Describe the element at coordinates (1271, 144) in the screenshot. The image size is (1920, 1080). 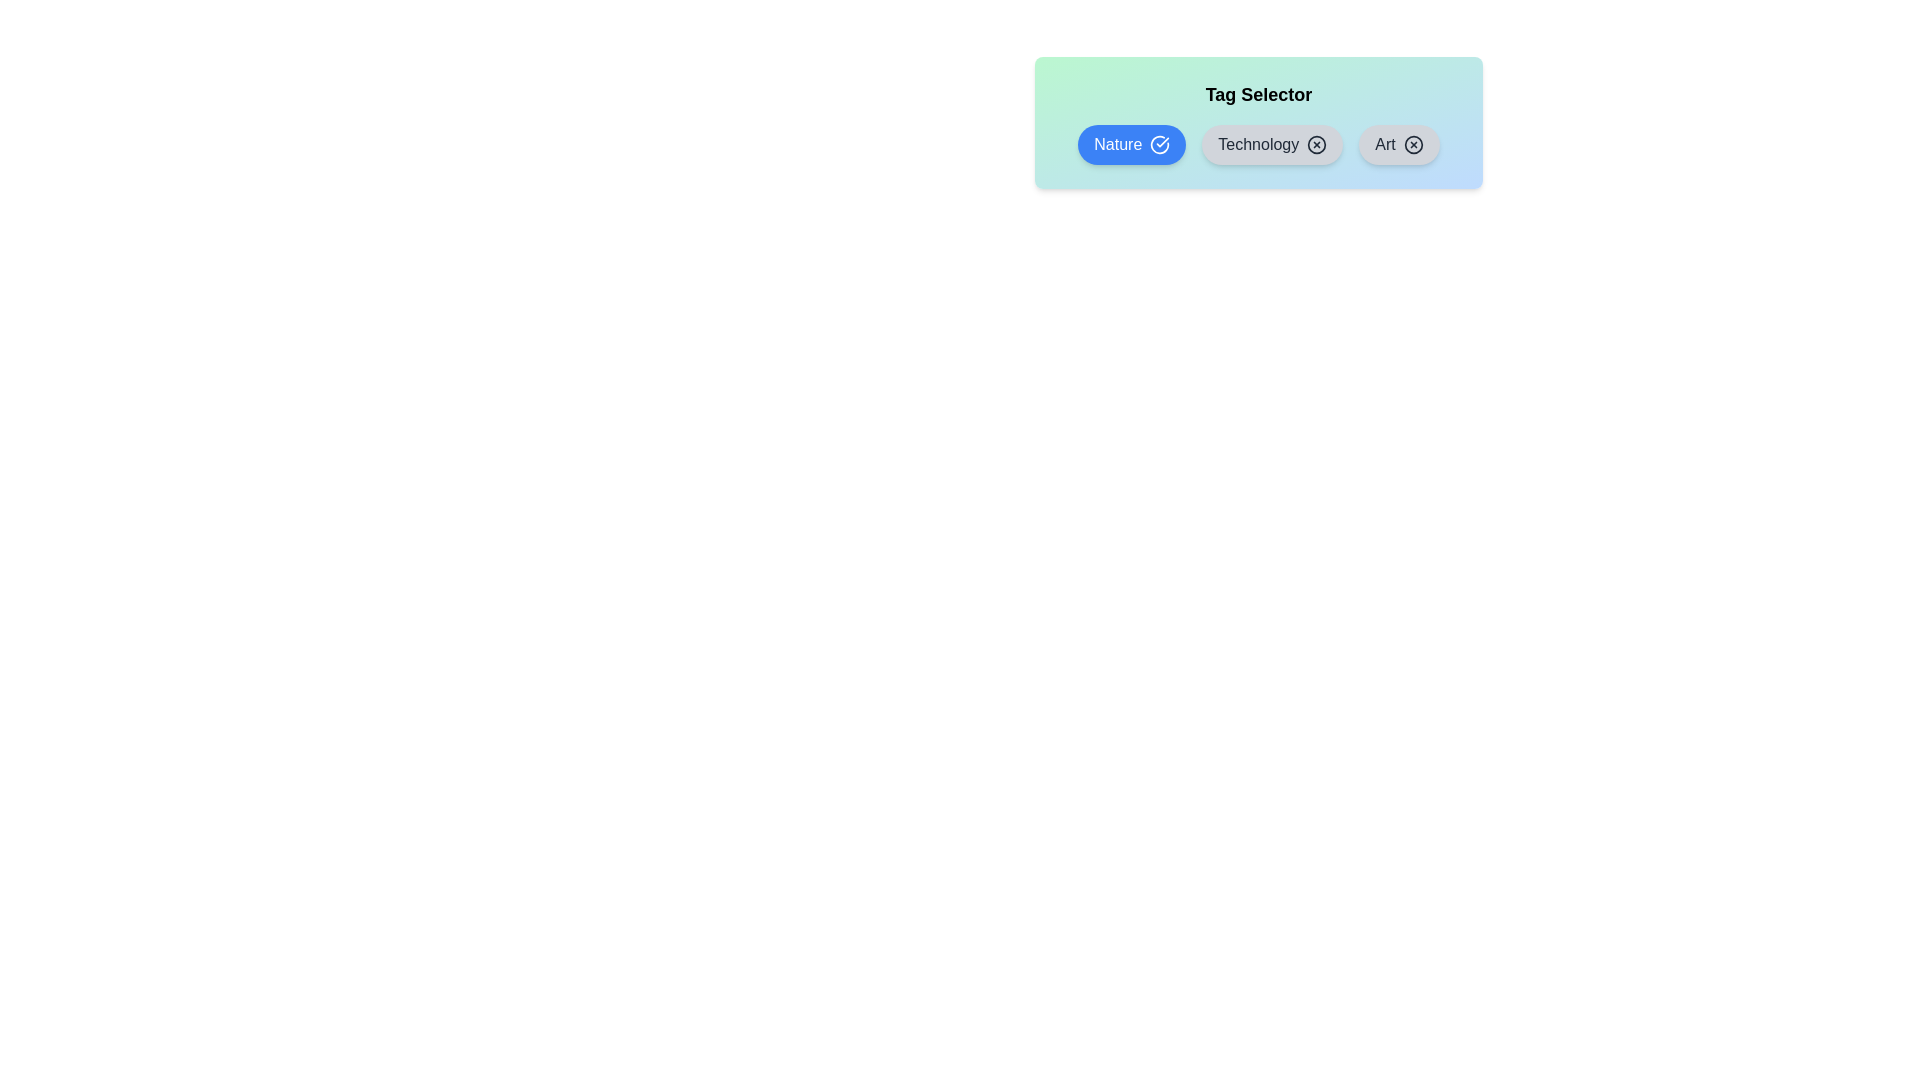
I see `the tag labeled Technology` at that location.